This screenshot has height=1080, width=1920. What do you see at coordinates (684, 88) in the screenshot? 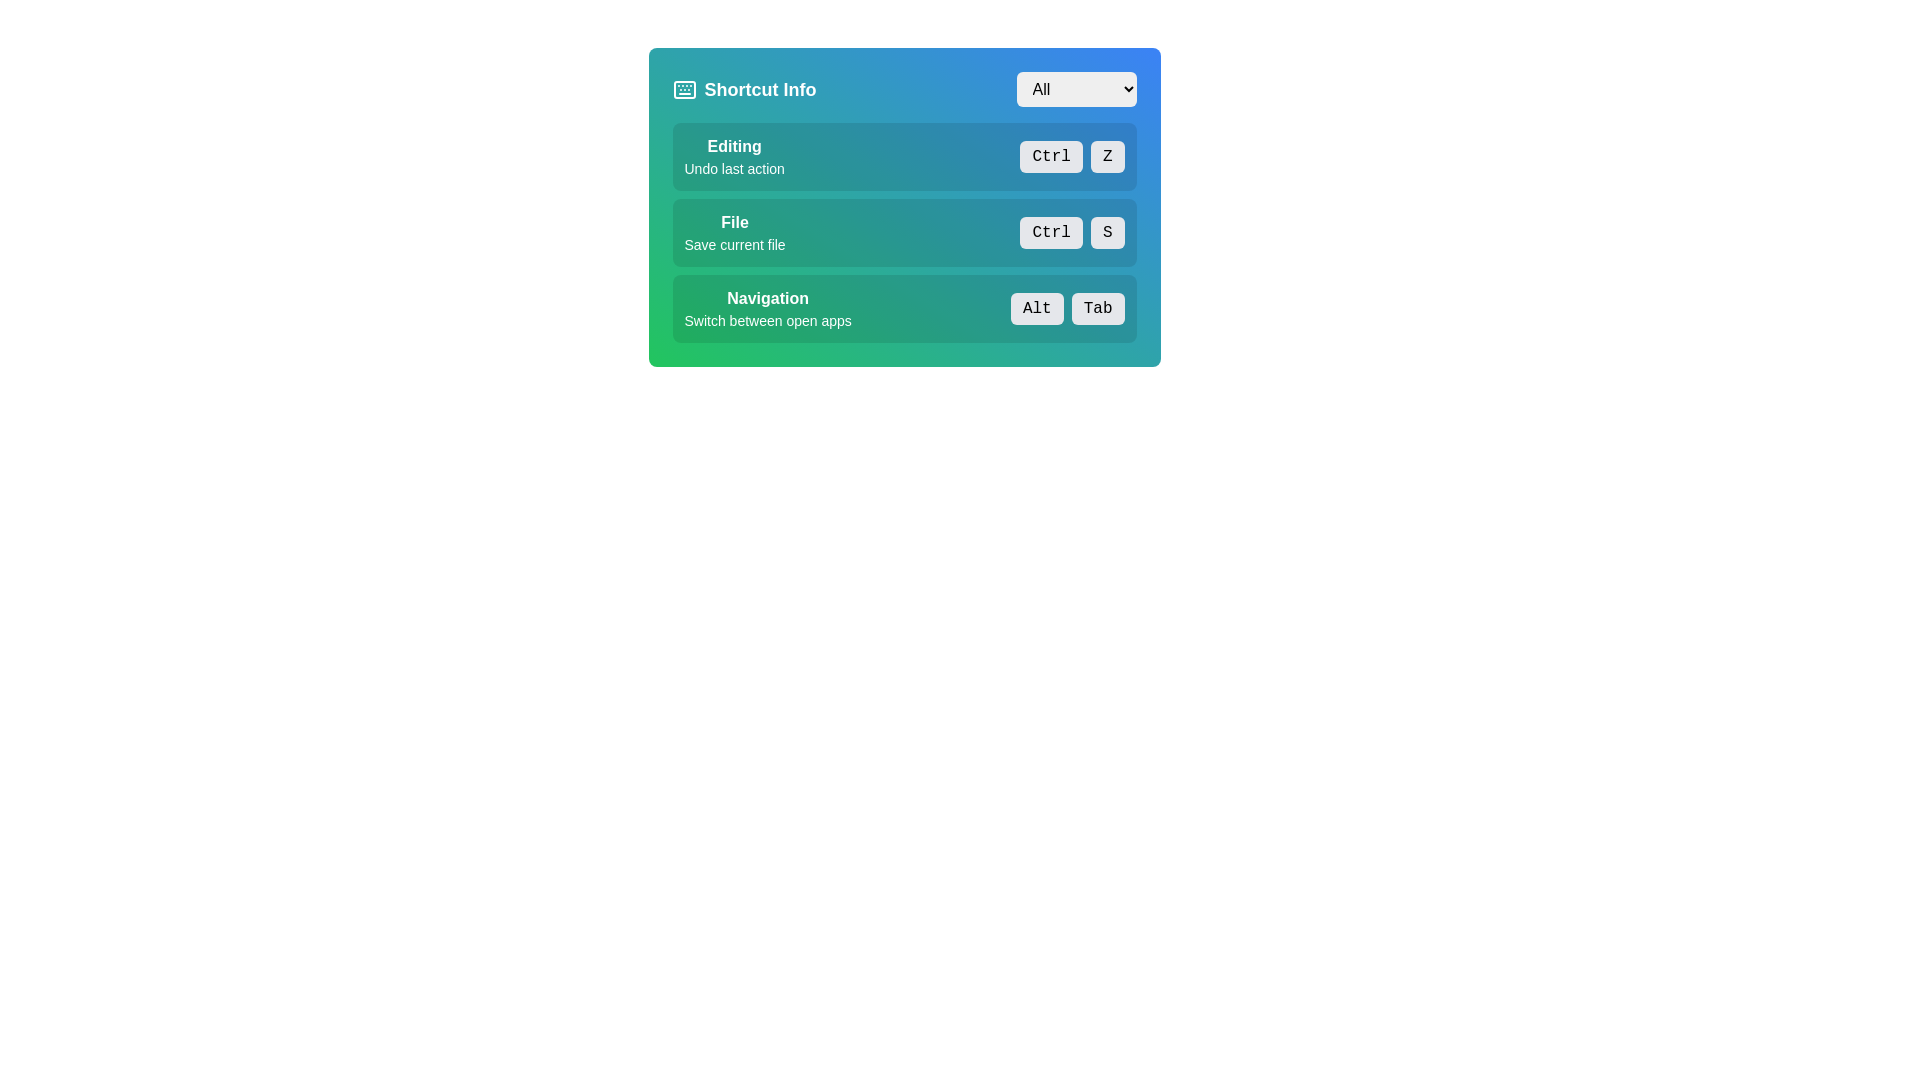
I see `the decorative icon representing the 'Shortcut Info' section, which is positioned to the left of the text 'Shortcut Info'` at bounding box center [684, 88].